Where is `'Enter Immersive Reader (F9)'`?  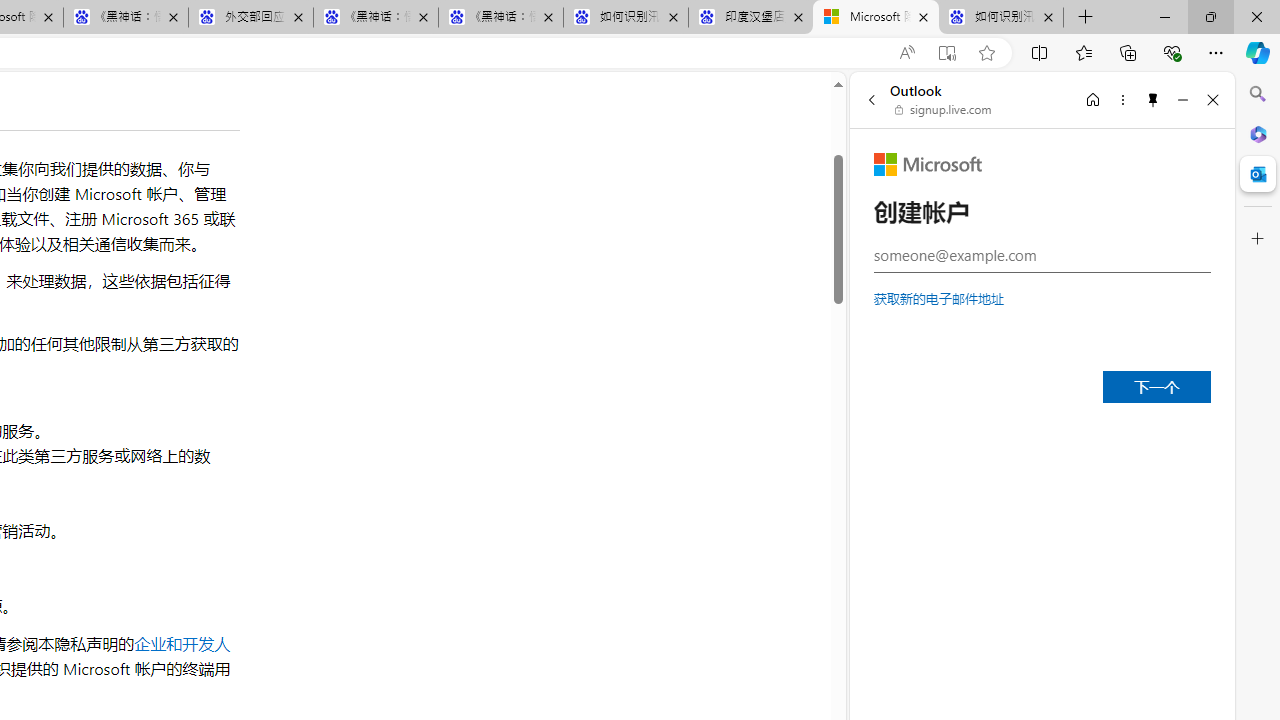 'Enter Immersive Reader (F9)' is located at coordinates (945, 52).